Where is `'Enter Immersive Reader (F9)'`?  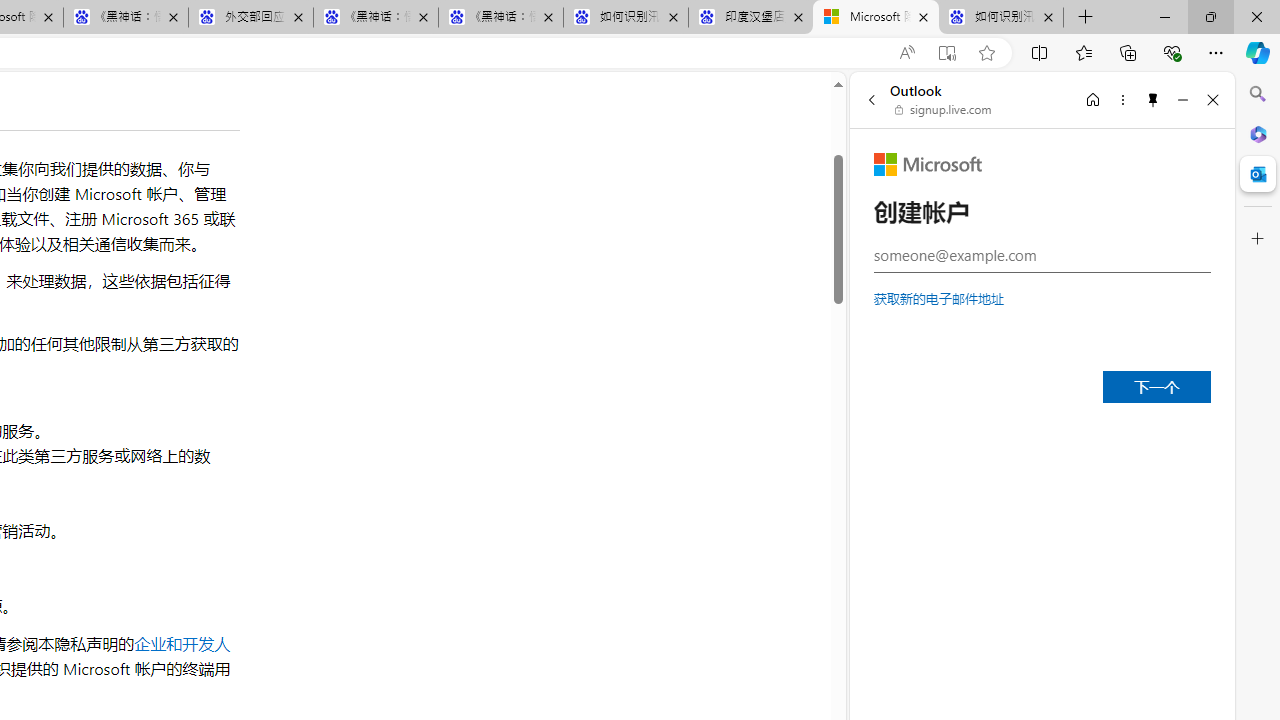 'Enter Immersive Reader (F9)' is located at coordinates (945, 52).